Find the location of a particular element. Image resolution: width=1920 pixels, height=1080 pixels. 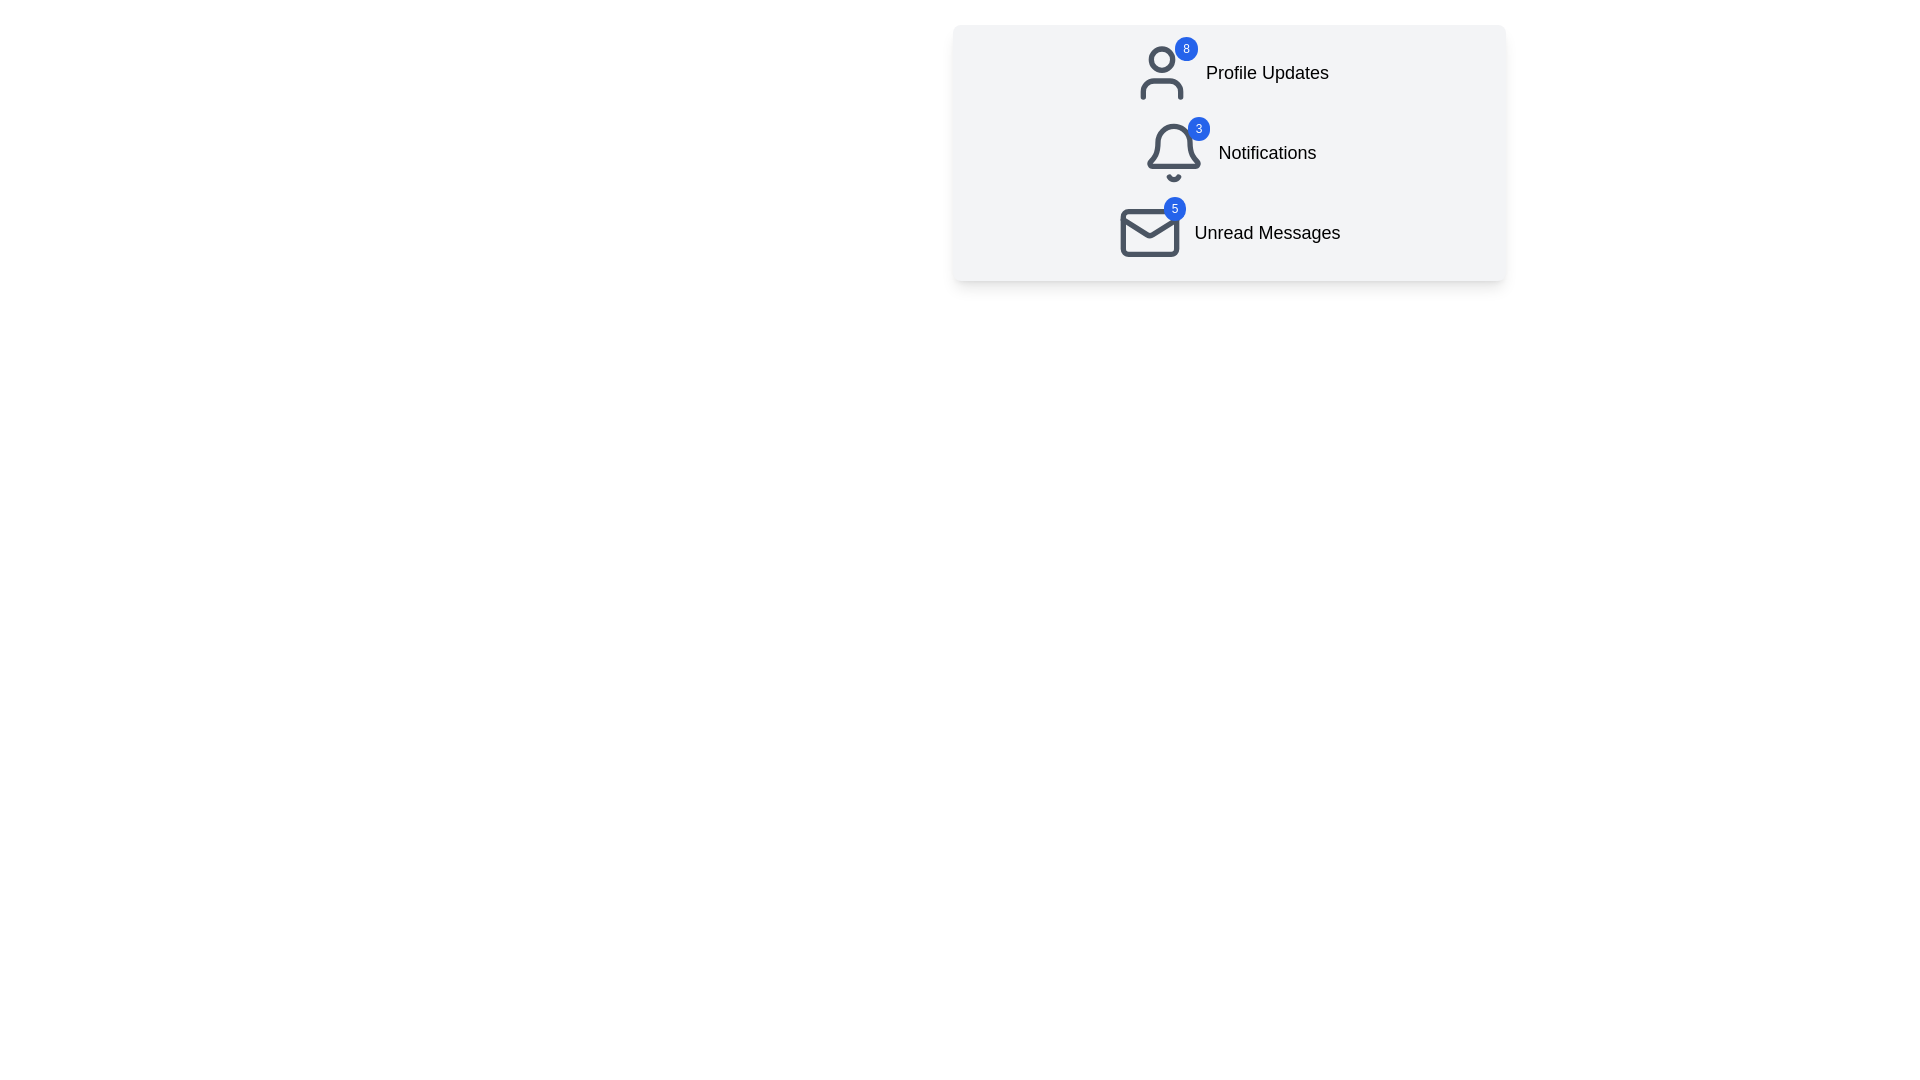

the bell-shaped notification icon, which is gray and located in the middle of the notification menu, directly above the 'Notifications' label is located at coordinates (1174, 145).